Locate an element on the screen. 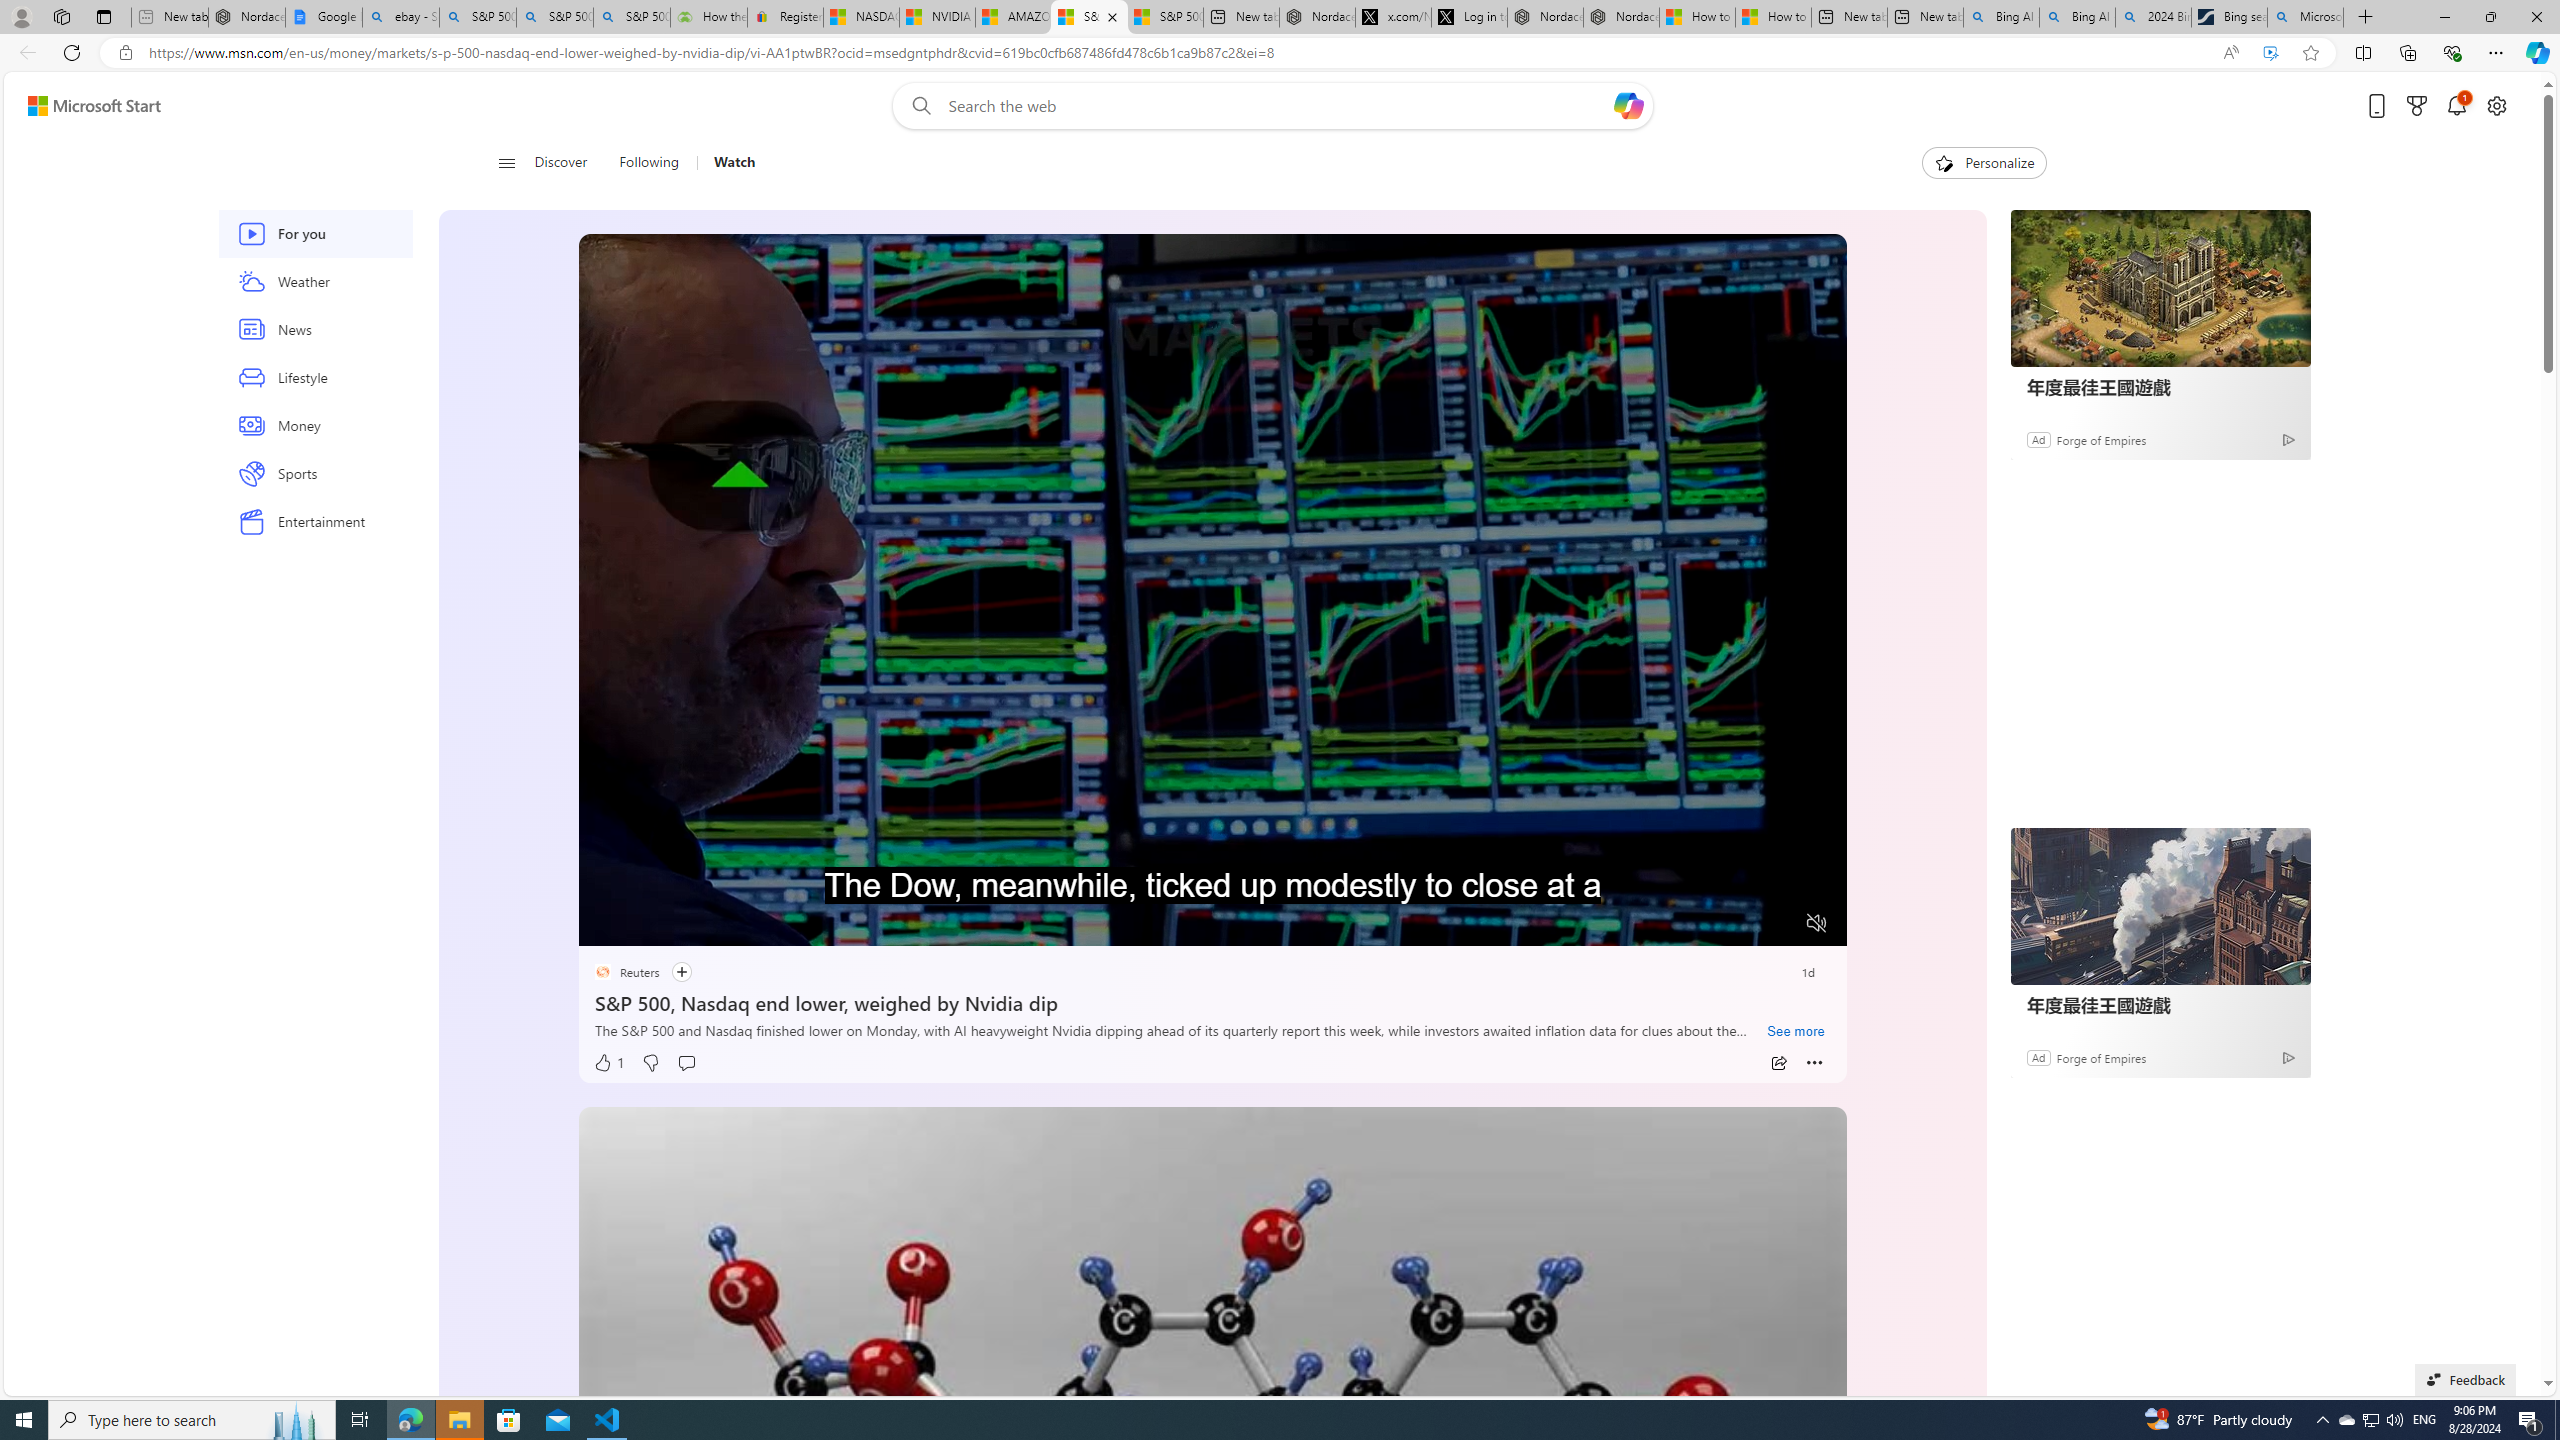 This screenshot has height=1440, width=2560. '1 Like' is located at coordinates (607, 1062).